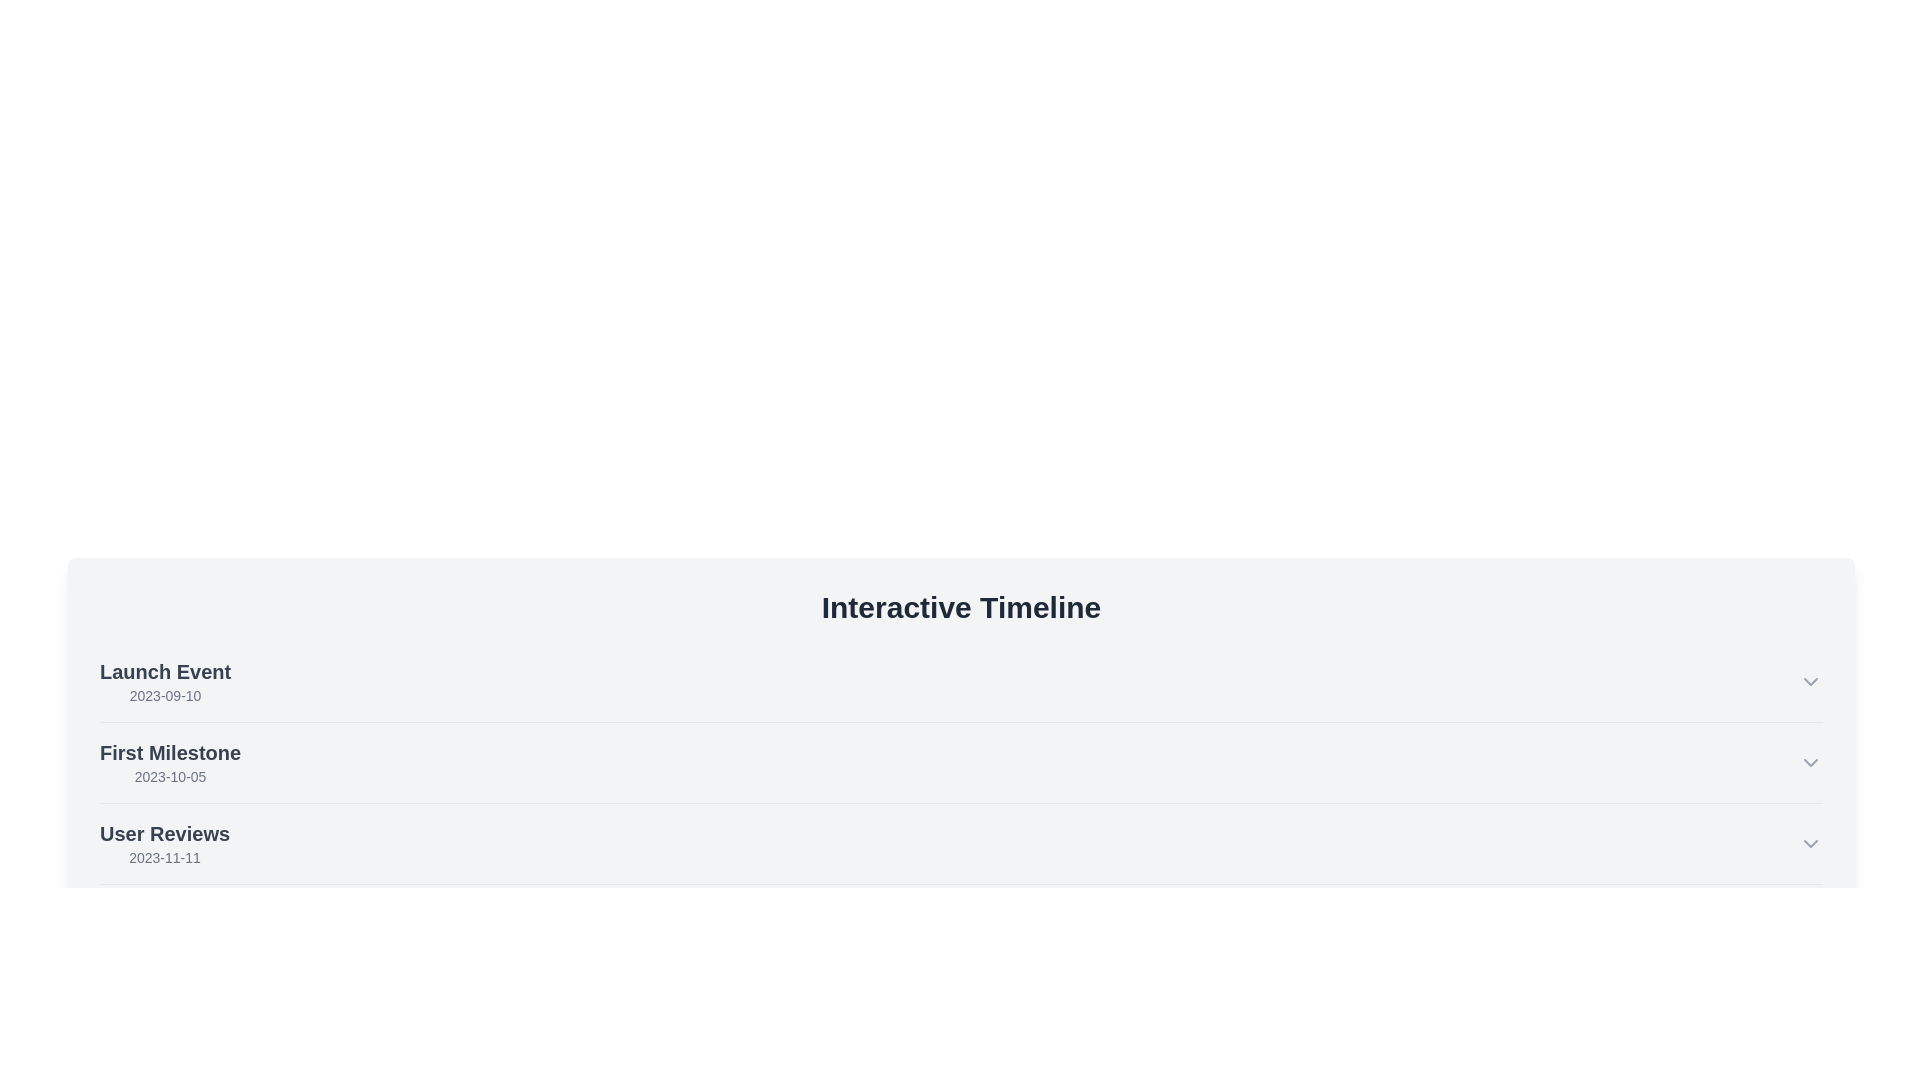 This screenshot has height=1080, width=1920. Describe the element at coordinates (961, 844) in the screenshot. I see `the collapsible list item element that serves as a summary for a date and title related to 'User Reviews' in the 'Interactive Timeline'` at that location.